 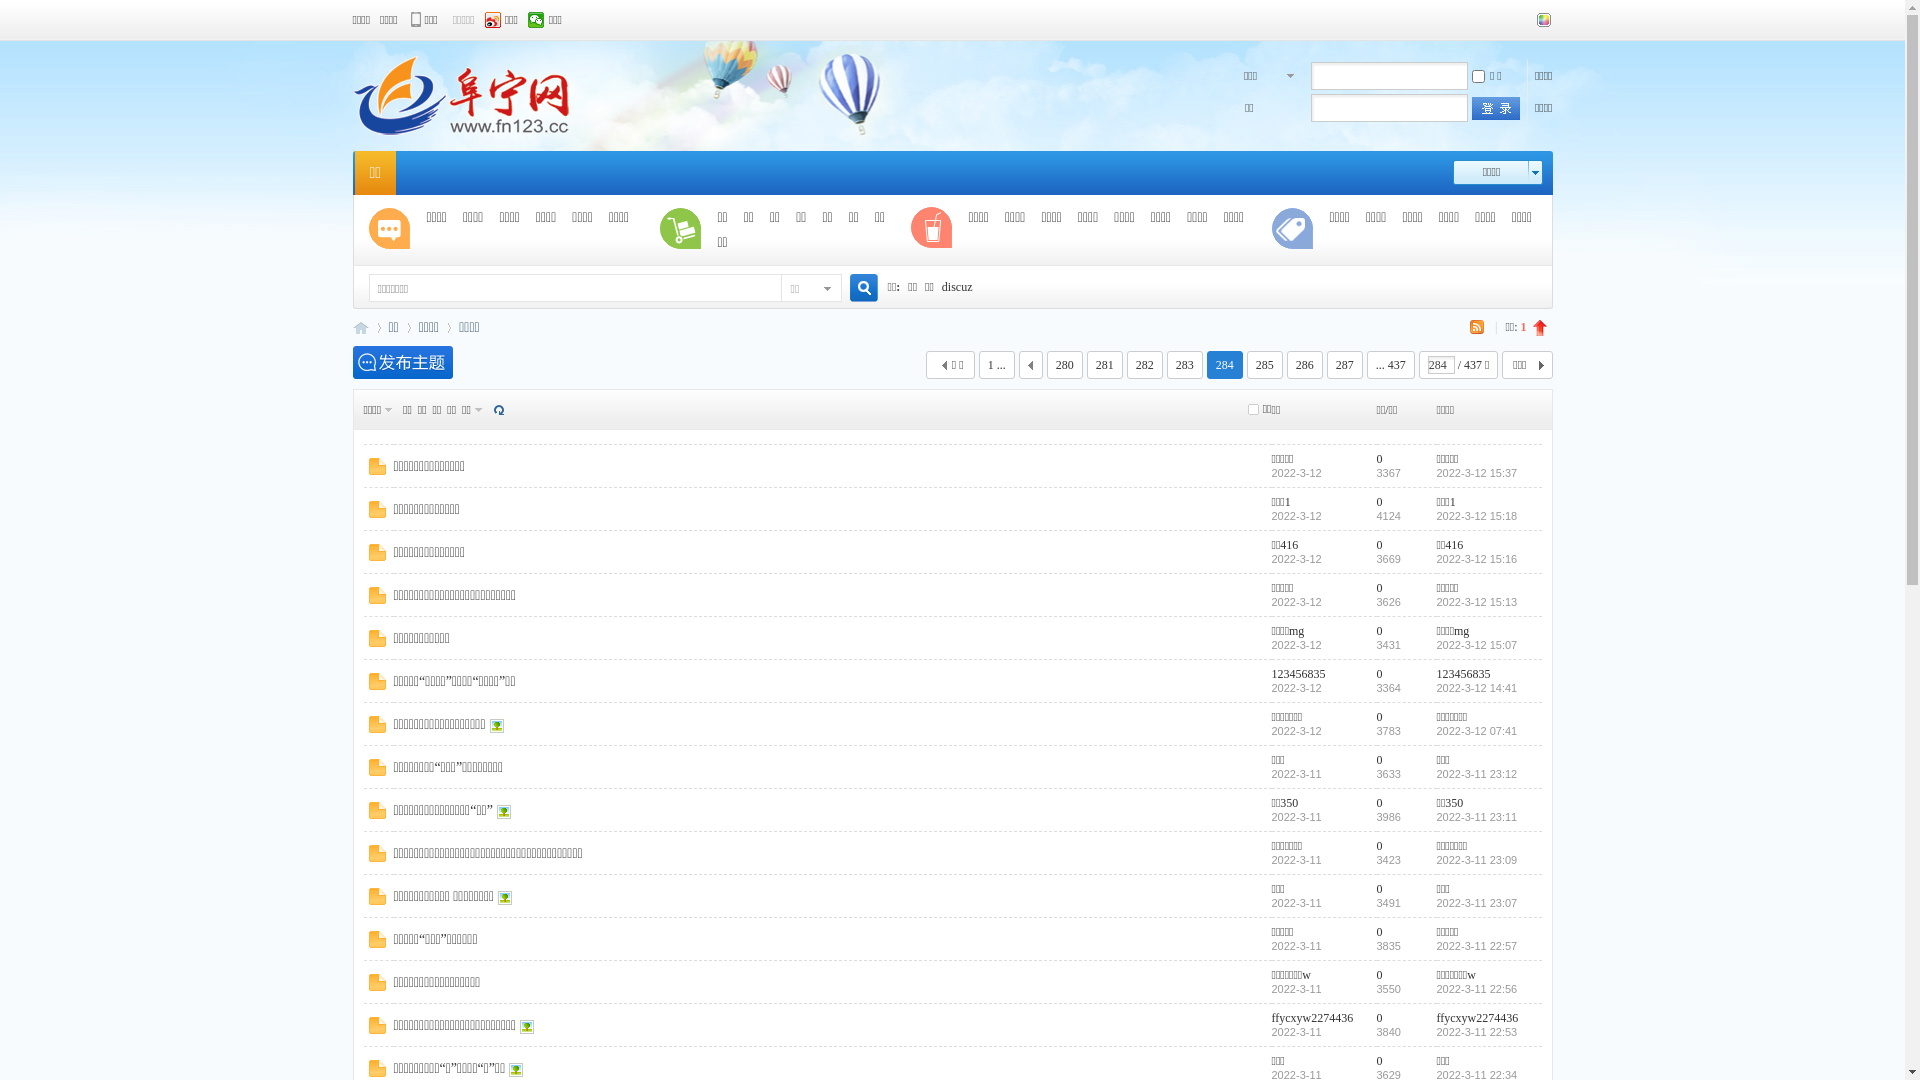 I want to click on '2022-3-12 15:13', so click(x=1476, y=600).